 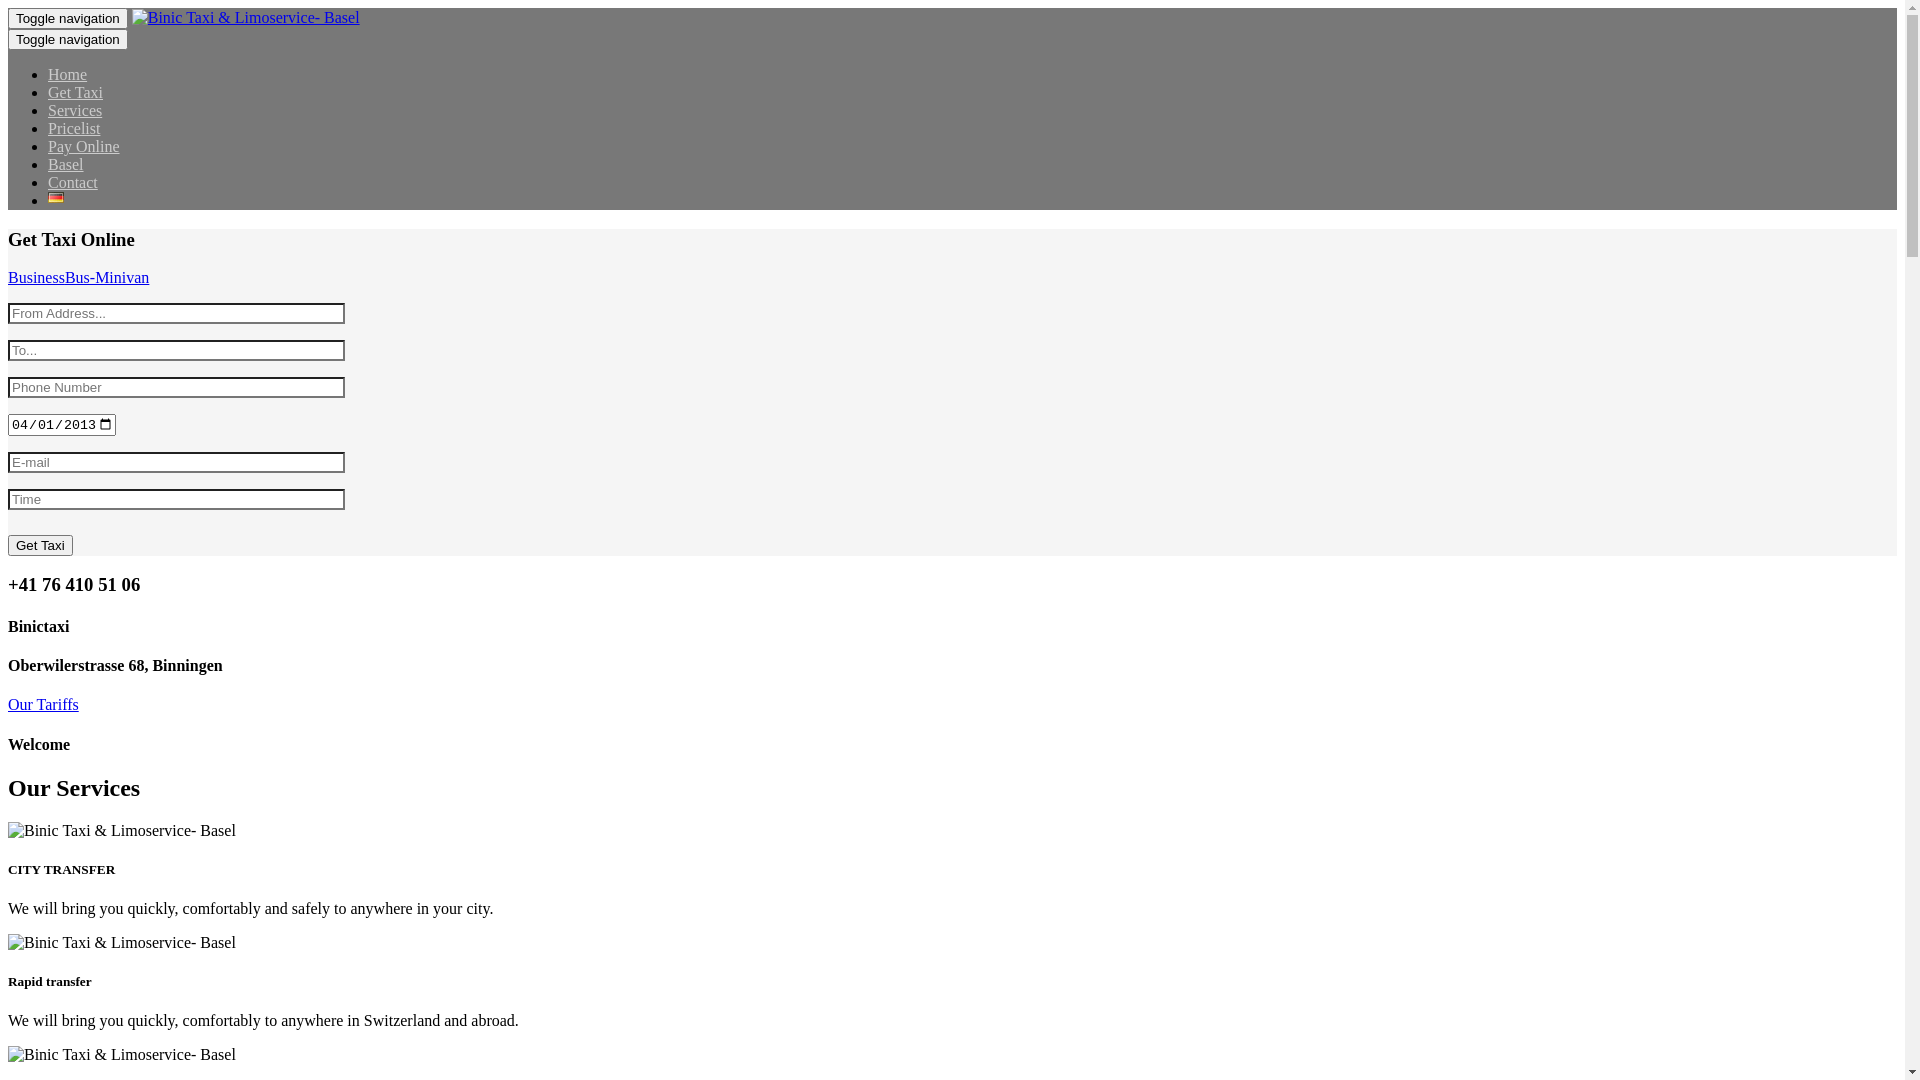 I want to click on 'Pay Online', so click(x=82, y=145).